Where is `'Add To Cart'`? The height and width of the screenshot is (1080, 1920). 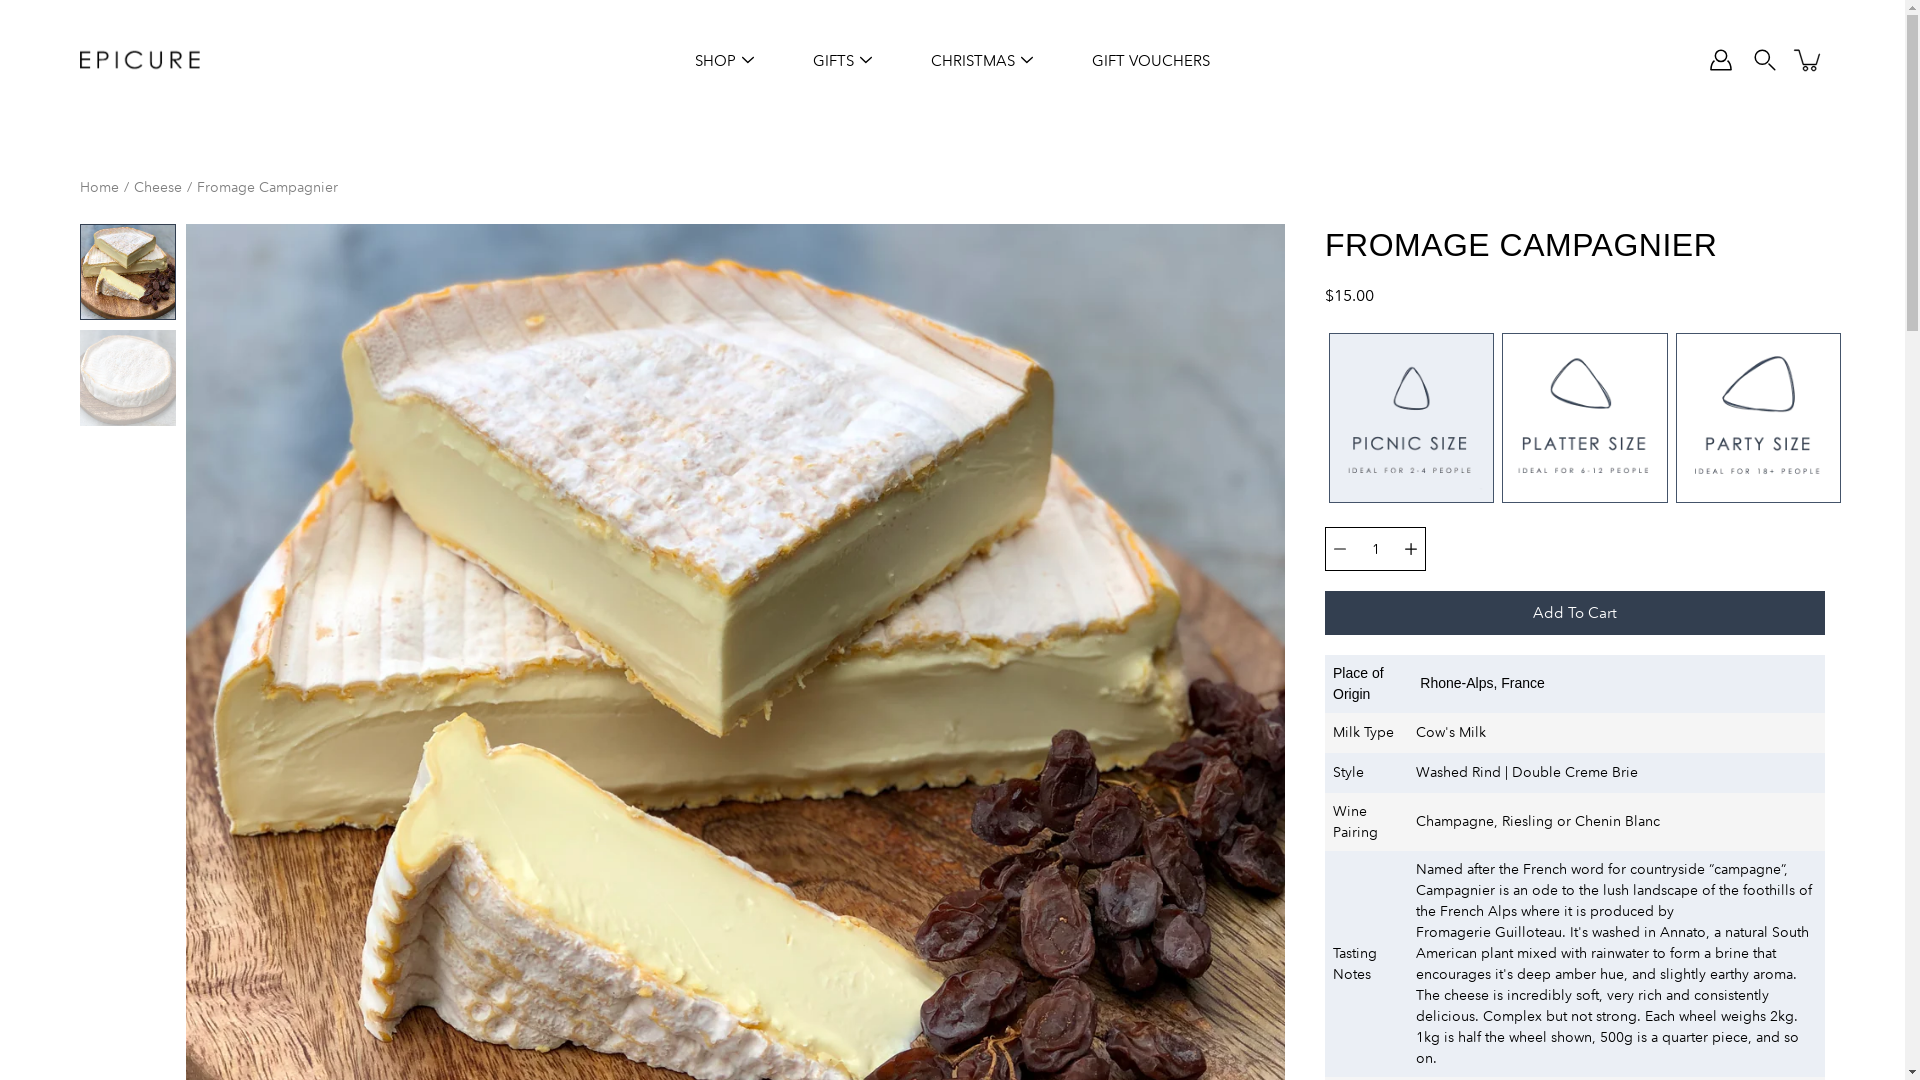 'Add To Cart' is located at coordinates (1573, 612).